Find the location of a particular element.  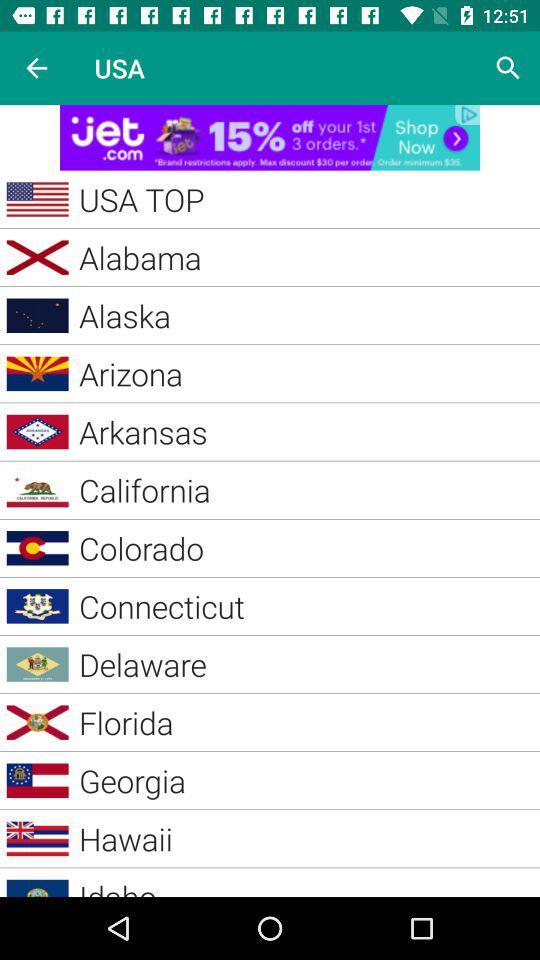

search page is located at coordinates (508, 68).